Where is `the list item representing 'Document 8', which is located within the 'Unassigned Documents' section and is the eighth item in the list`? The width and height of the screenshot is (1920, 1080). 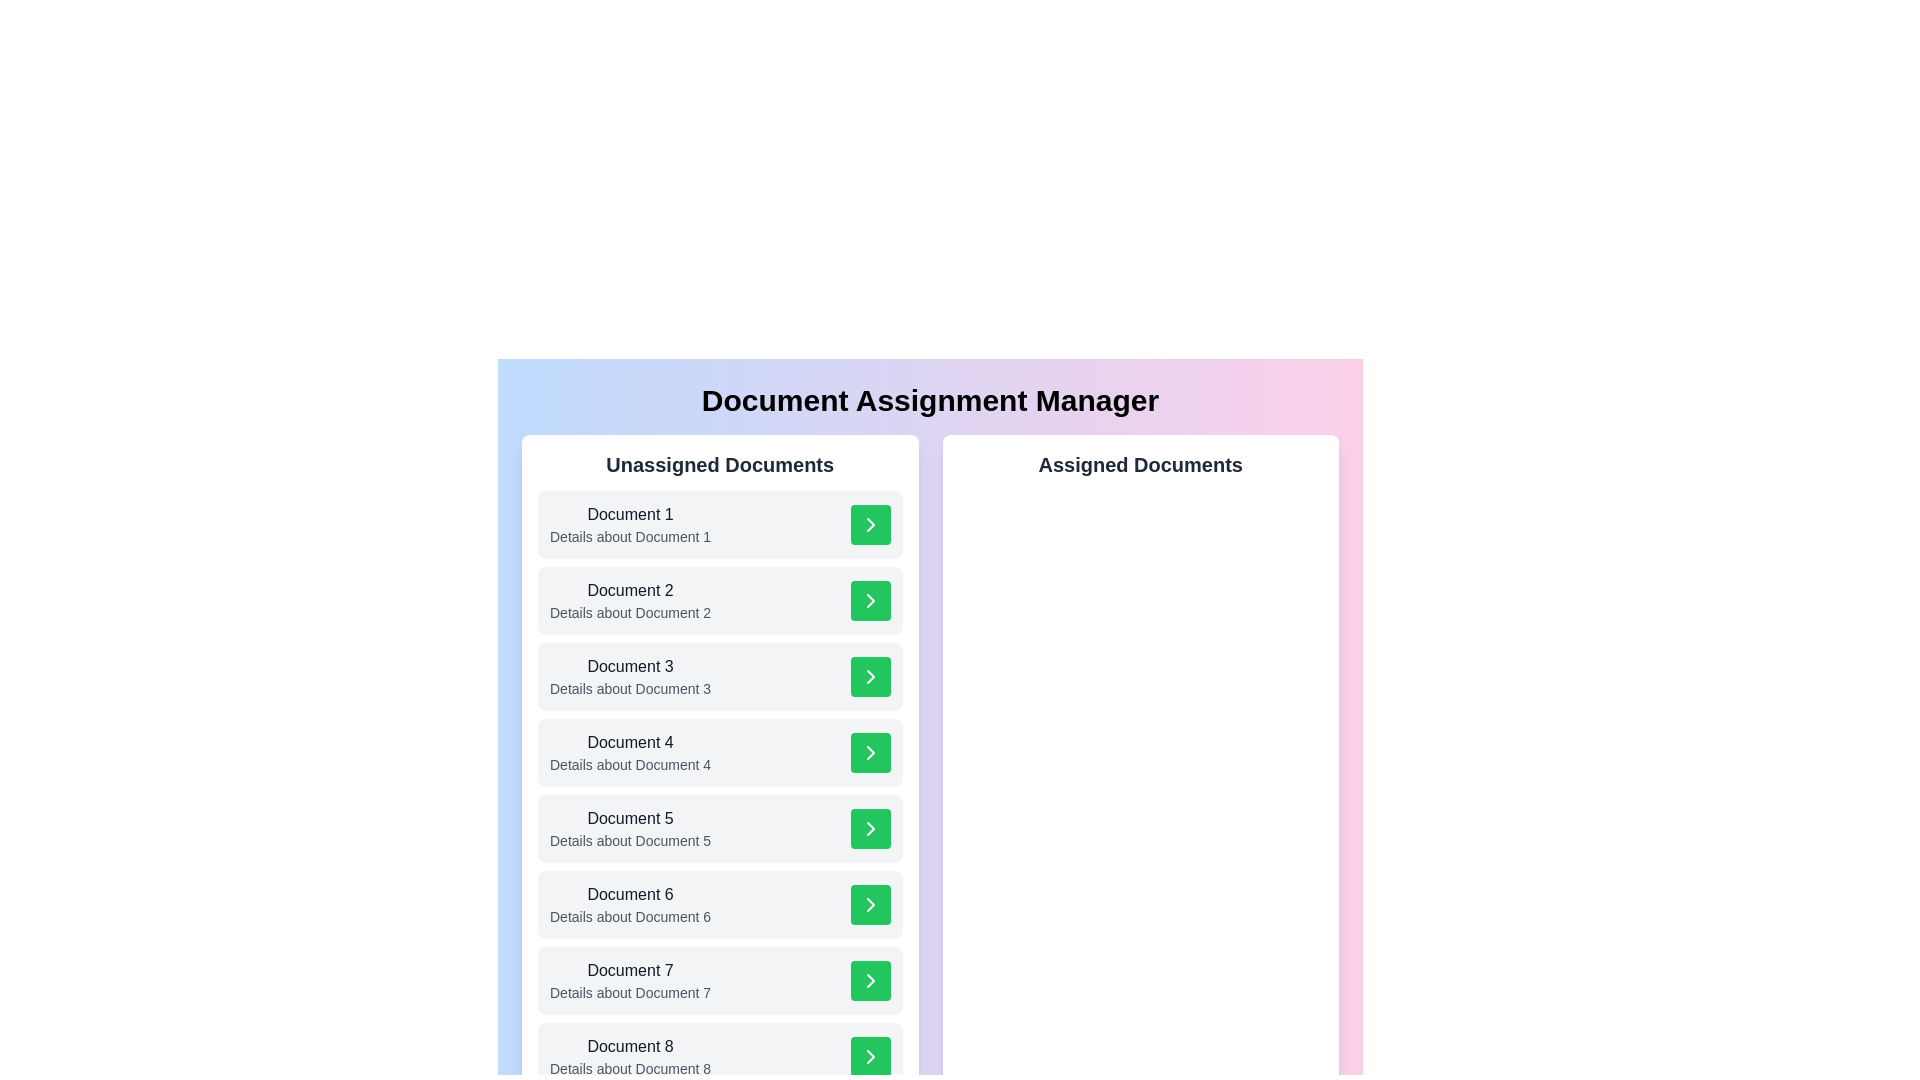
the list item representing 'Document 8', which is located within the 'Unassigned Documents' section and is the eighth item in the list is located at coordinates (629, 1055).